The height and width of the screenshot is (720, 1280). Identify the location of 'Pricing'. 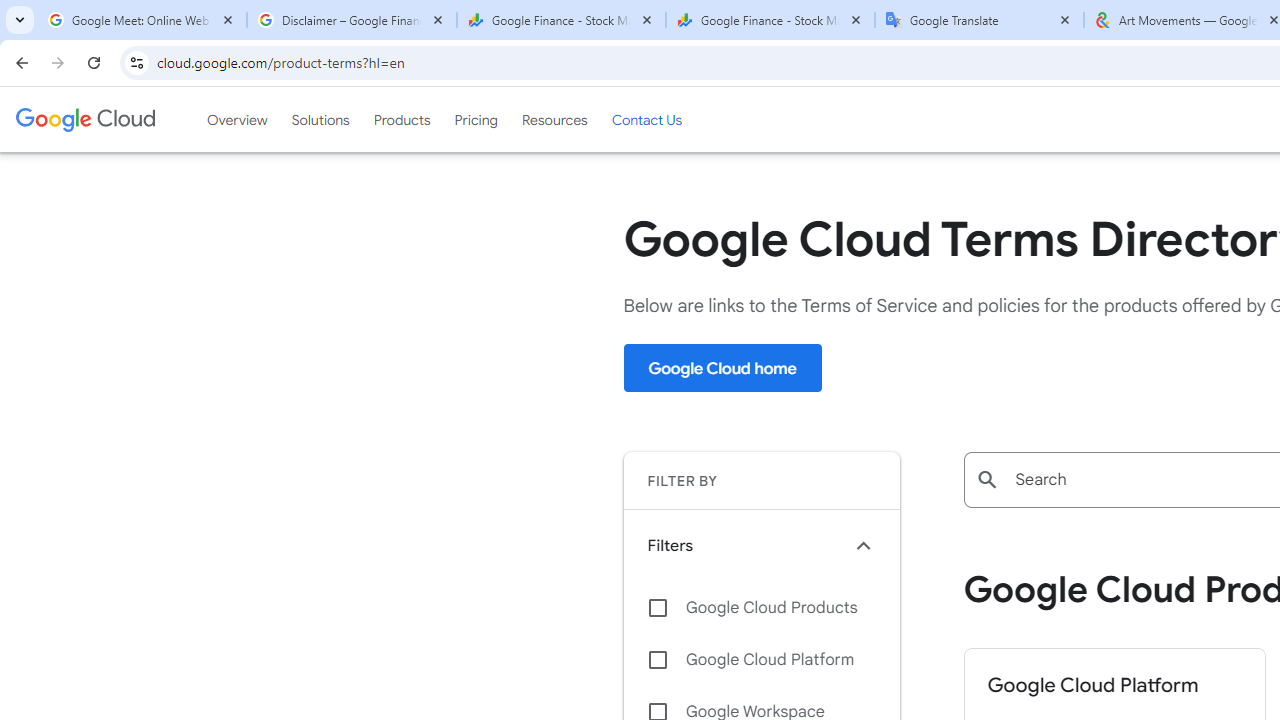
(475, 119).